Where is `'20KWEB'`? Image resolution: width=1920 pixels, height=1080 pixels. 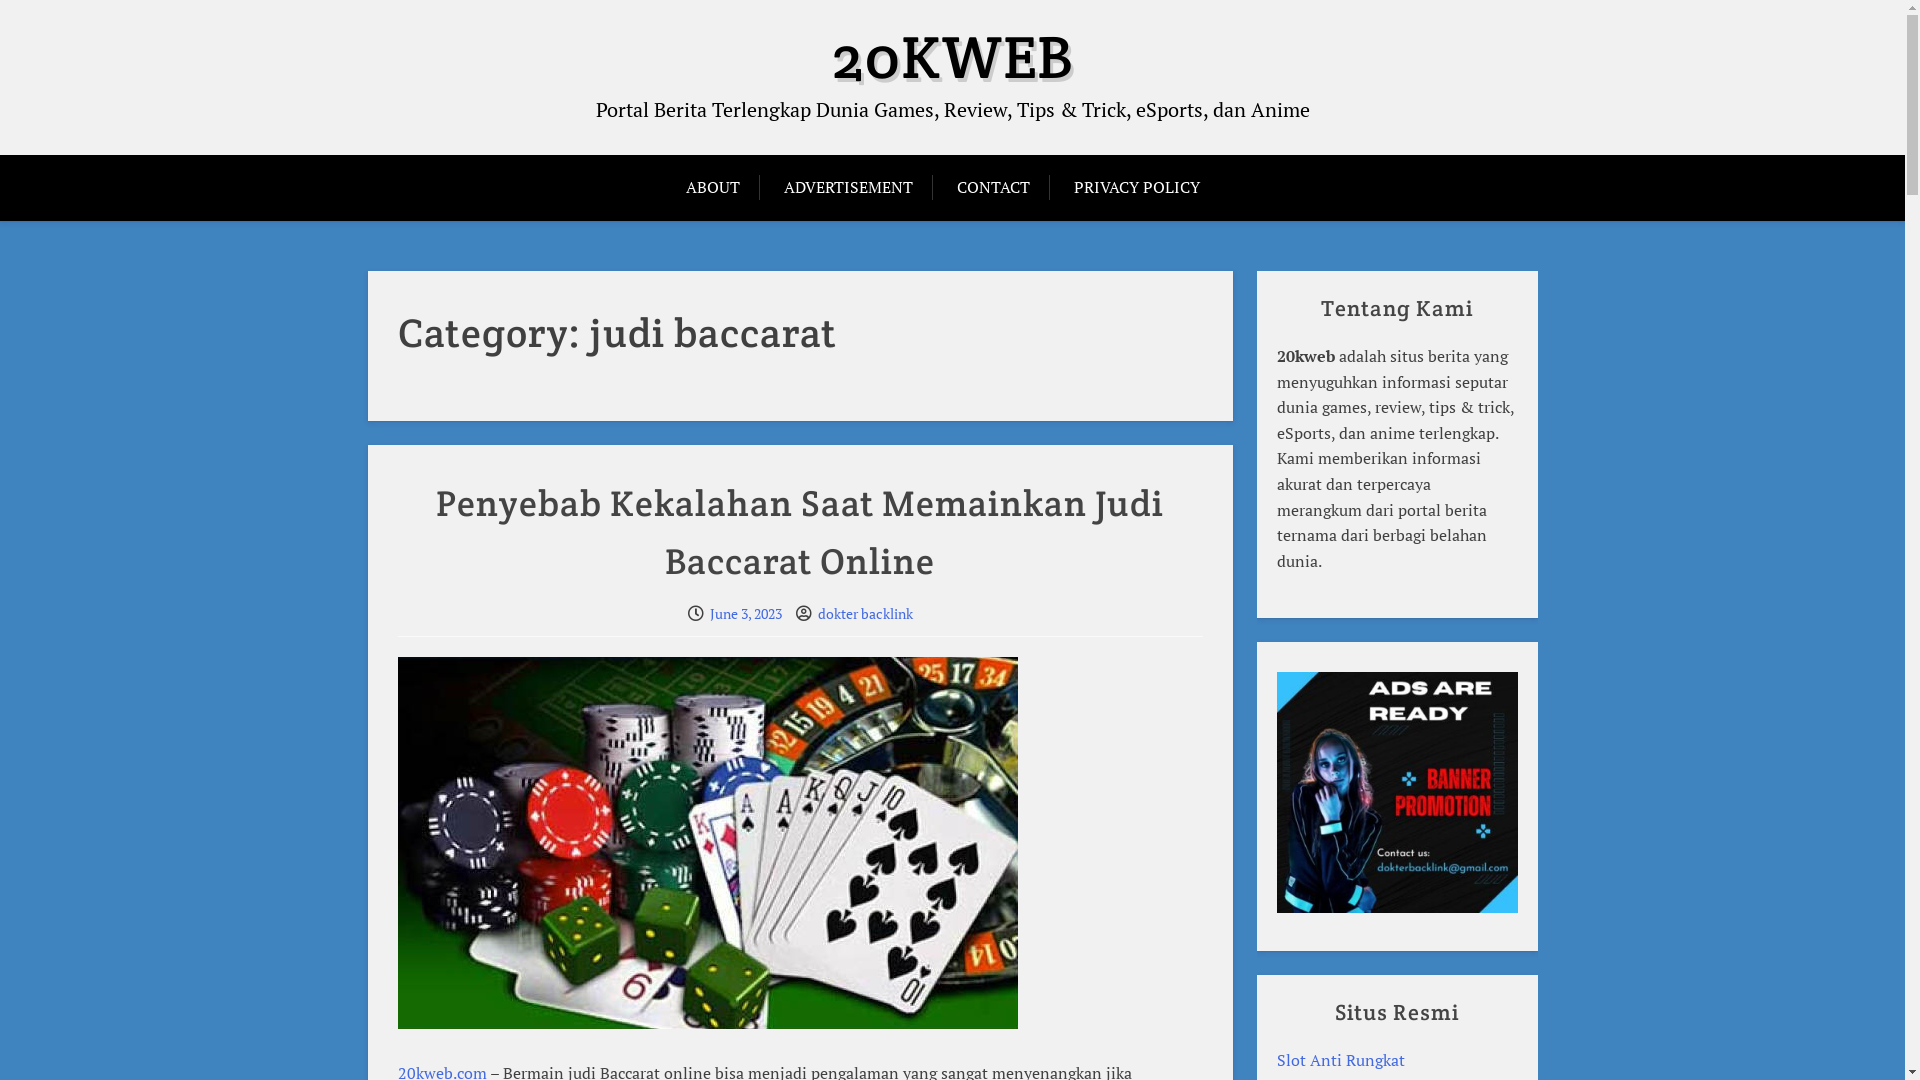 '20KWEB' is located at coordinates (951, 56).